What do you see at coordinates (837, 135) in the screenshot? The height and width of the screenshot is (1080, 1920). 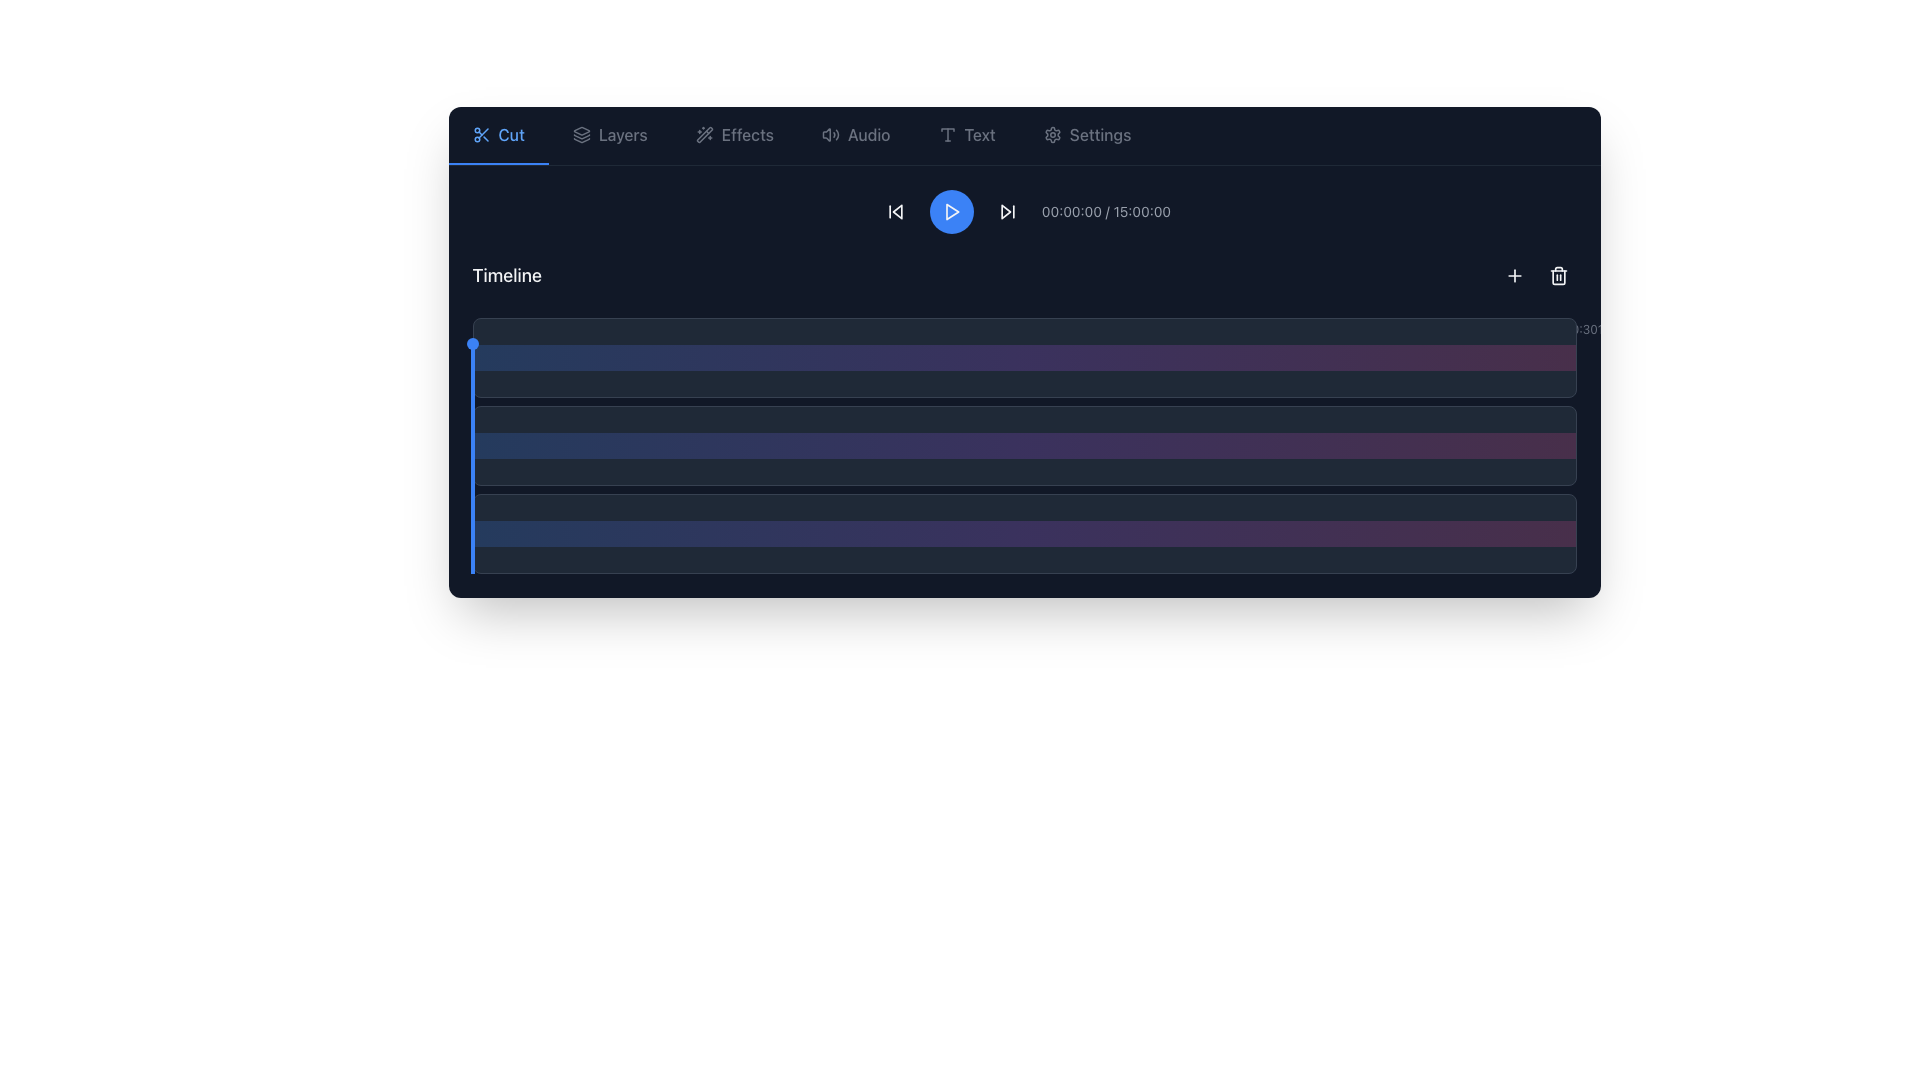 I see `the Decorative icon element, which is the outermost wave of a sound wave icon located on the top bar of the interface` at bounding box center [837, 135].